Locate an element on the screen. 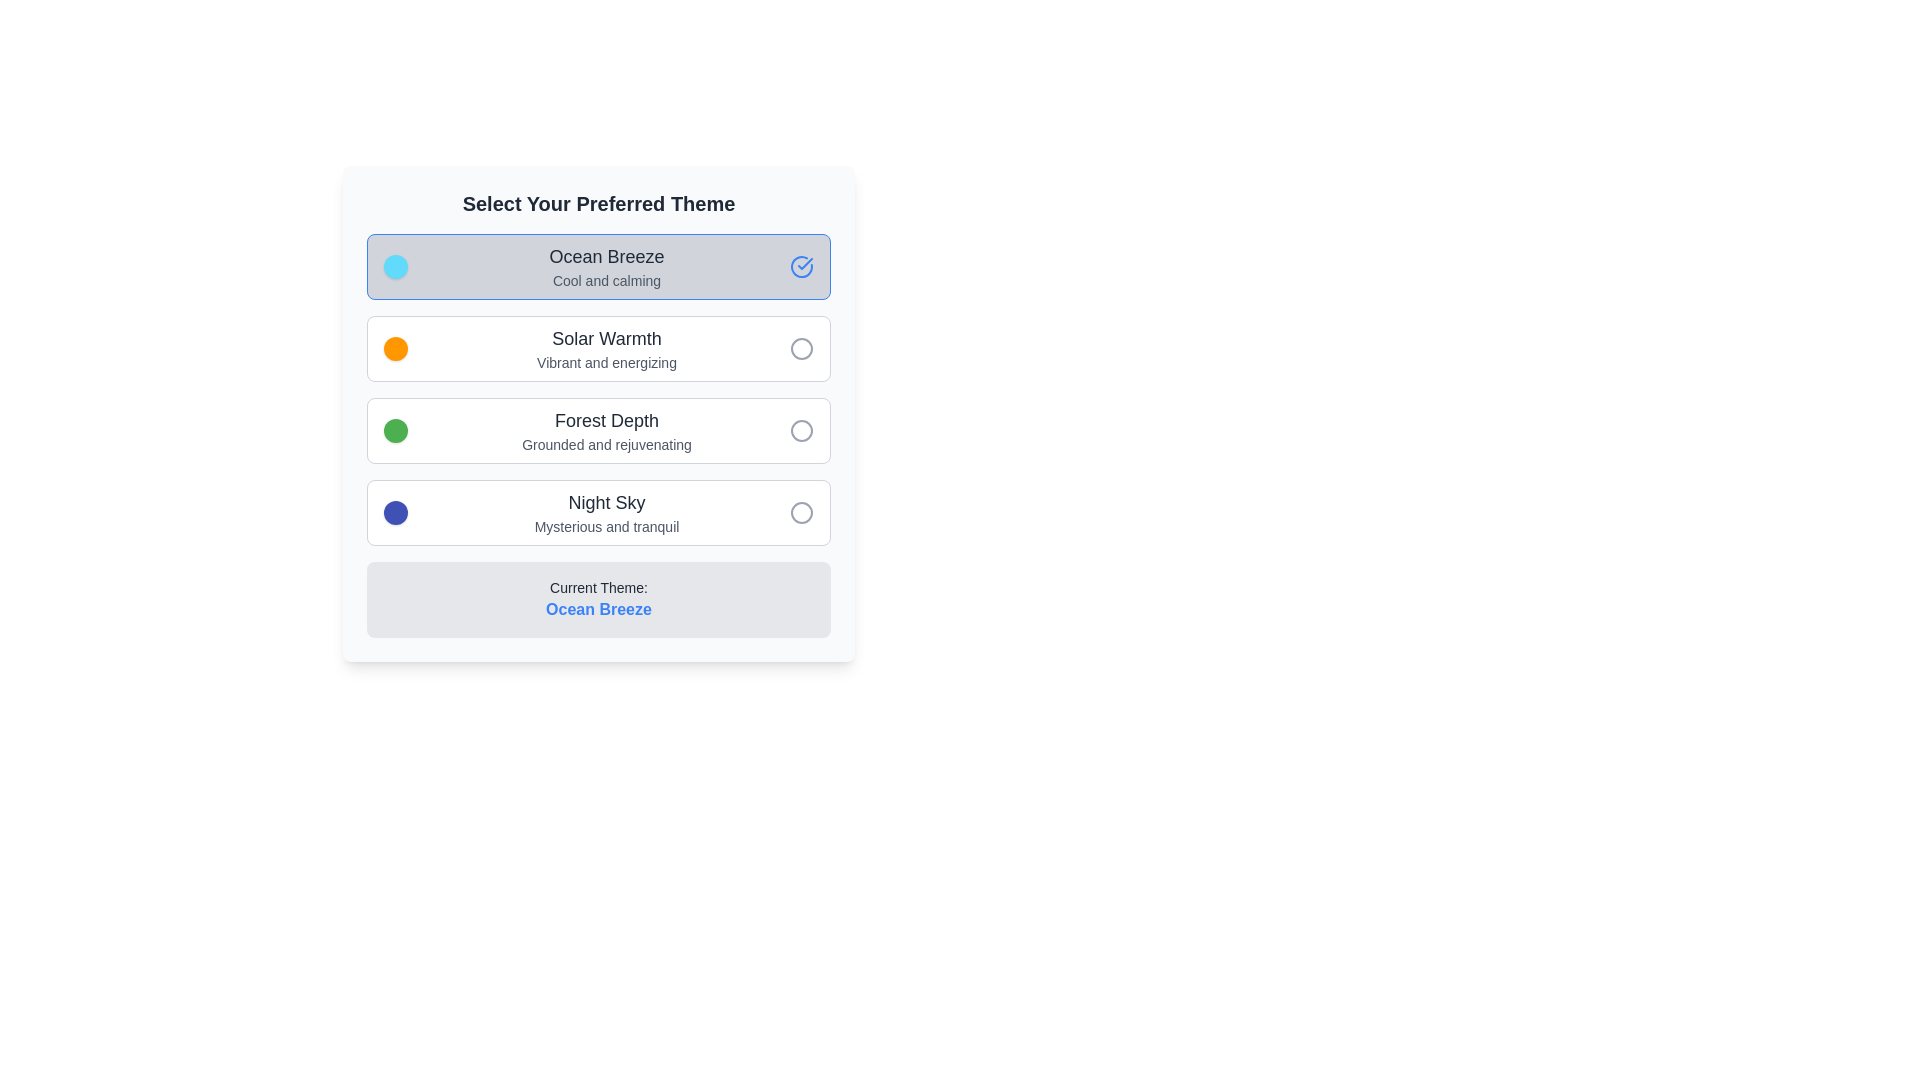 This screenshot has height=1080, width=1920. the state of the circular blue checkmark icon next to the 'Ocean Breeze' option to confirm the selection is located at coordinates (801, 265).